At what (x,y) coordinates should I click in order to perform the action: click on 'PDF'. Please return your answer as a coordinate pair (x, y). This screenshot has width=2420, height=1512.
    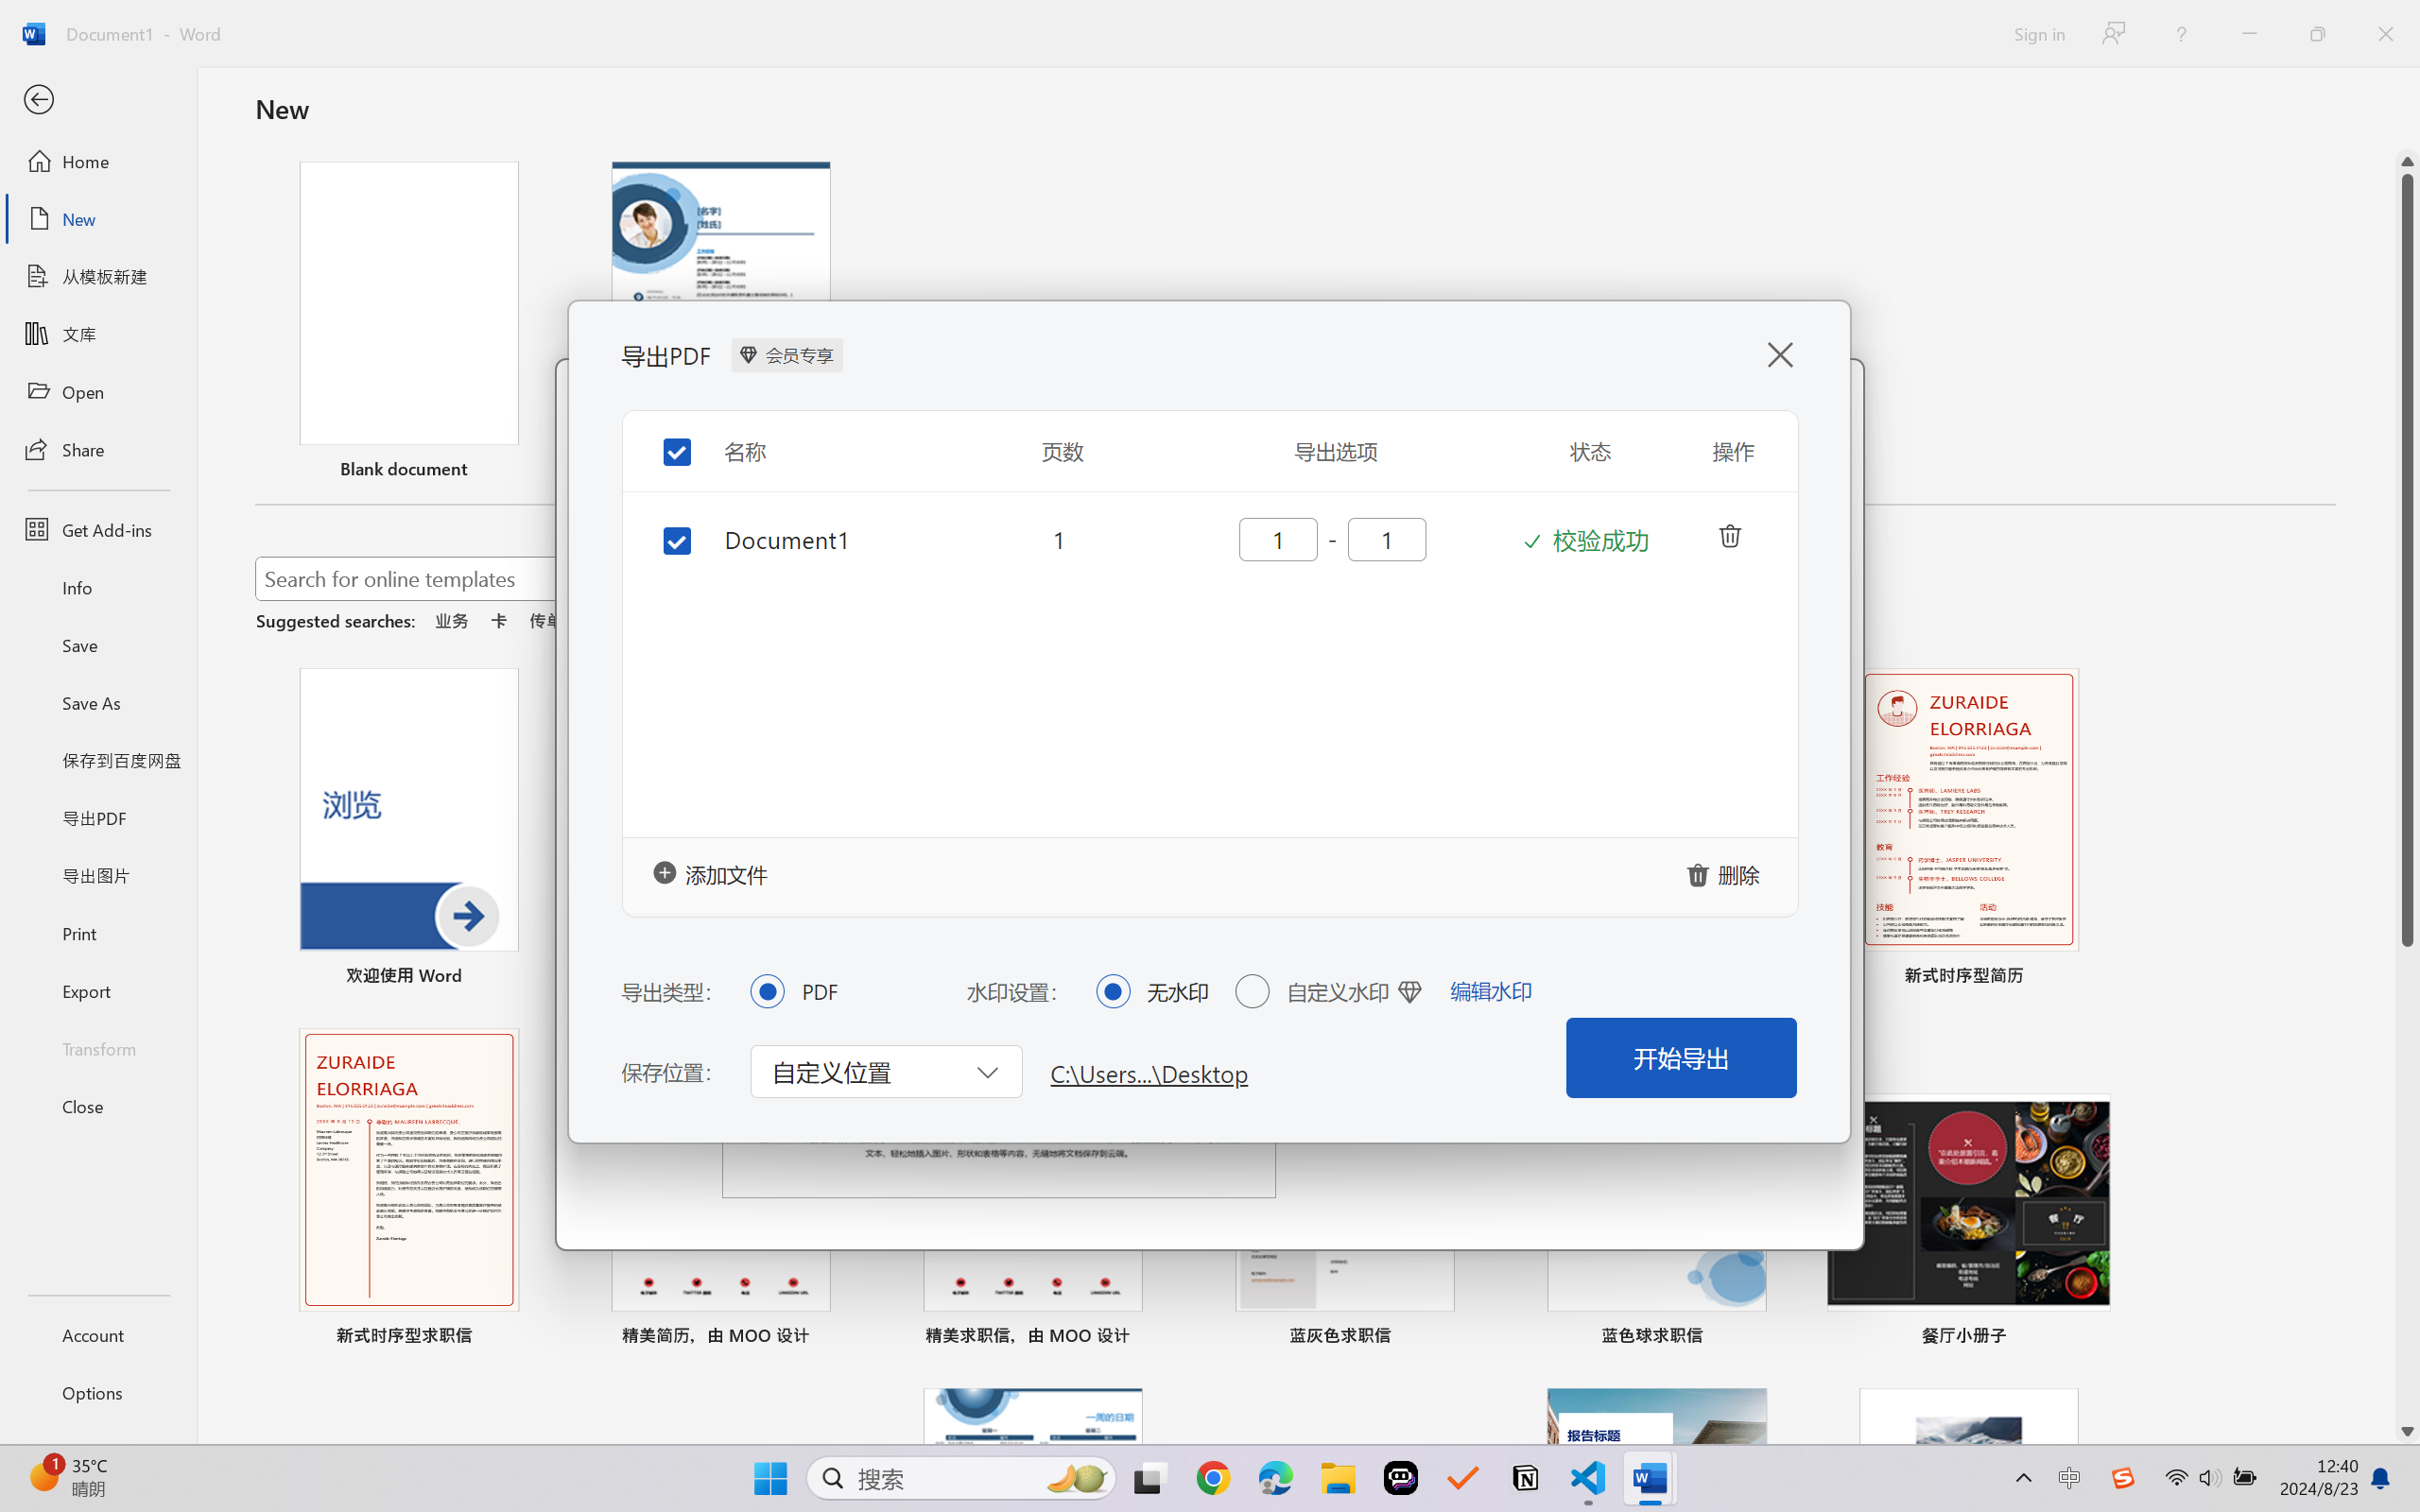
    Looking at the image, I should click on (766, 989).